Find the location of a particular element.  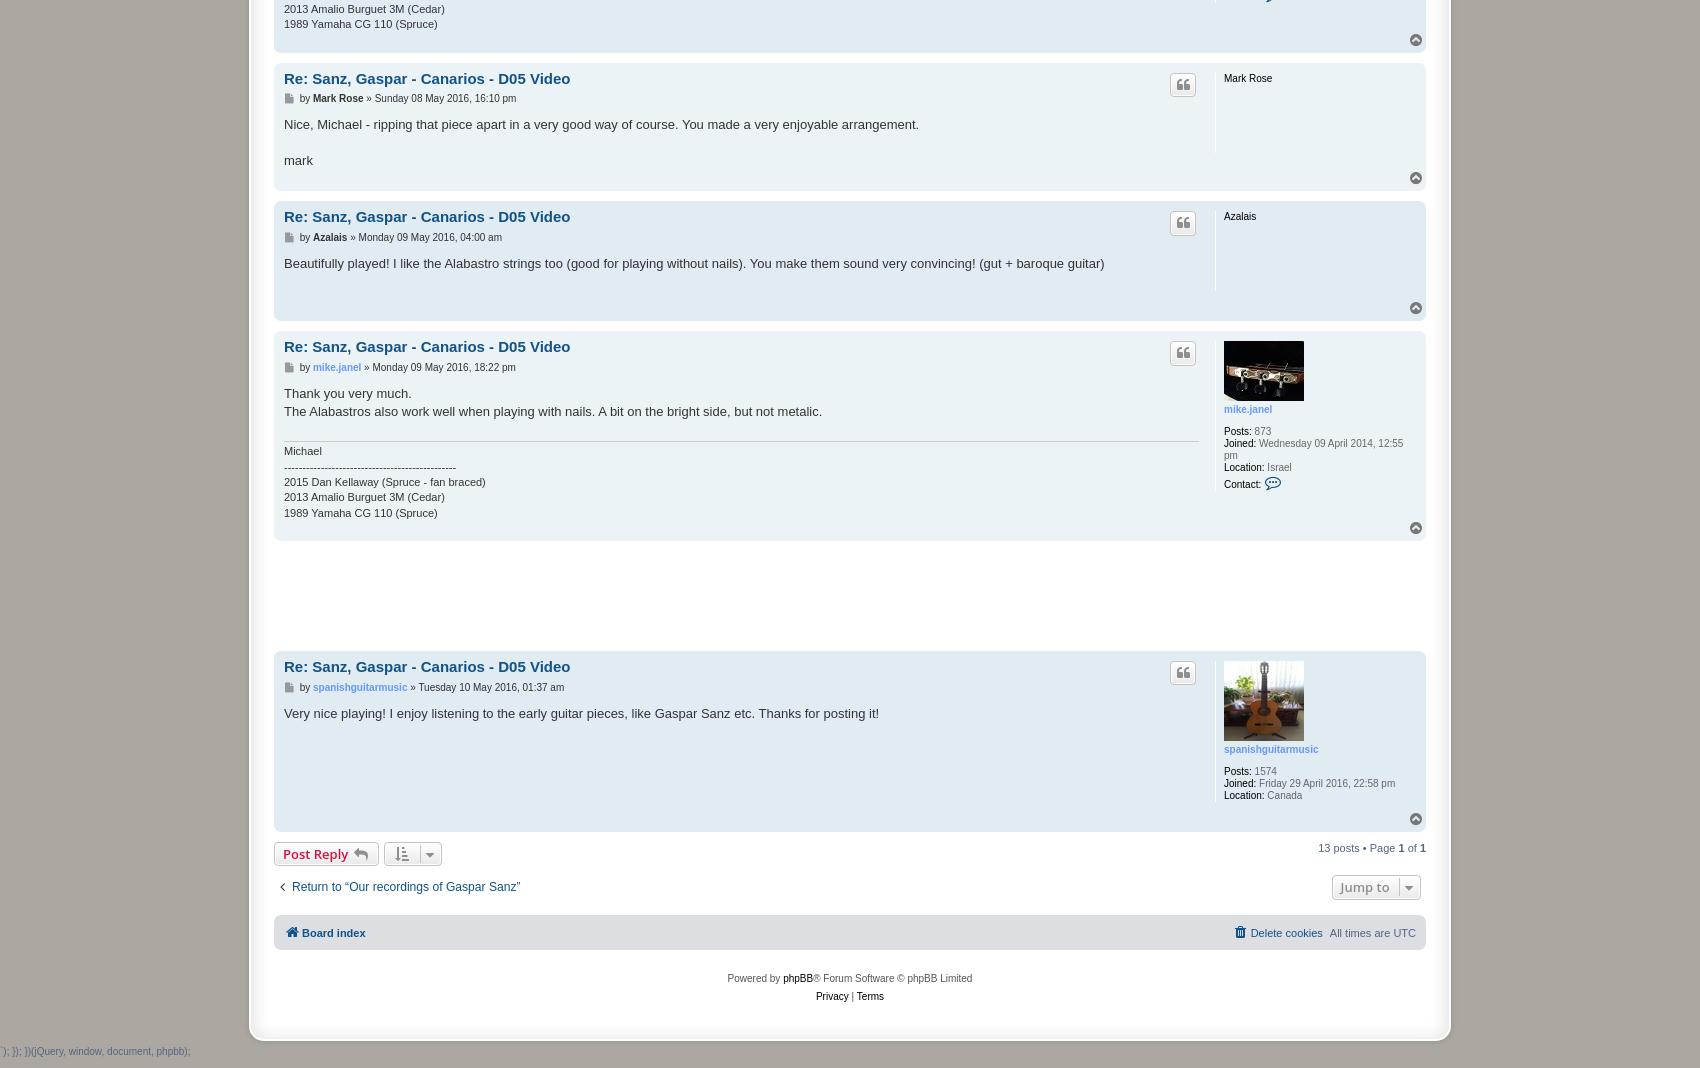

'phpBB' is located at coordinates (796, 977).